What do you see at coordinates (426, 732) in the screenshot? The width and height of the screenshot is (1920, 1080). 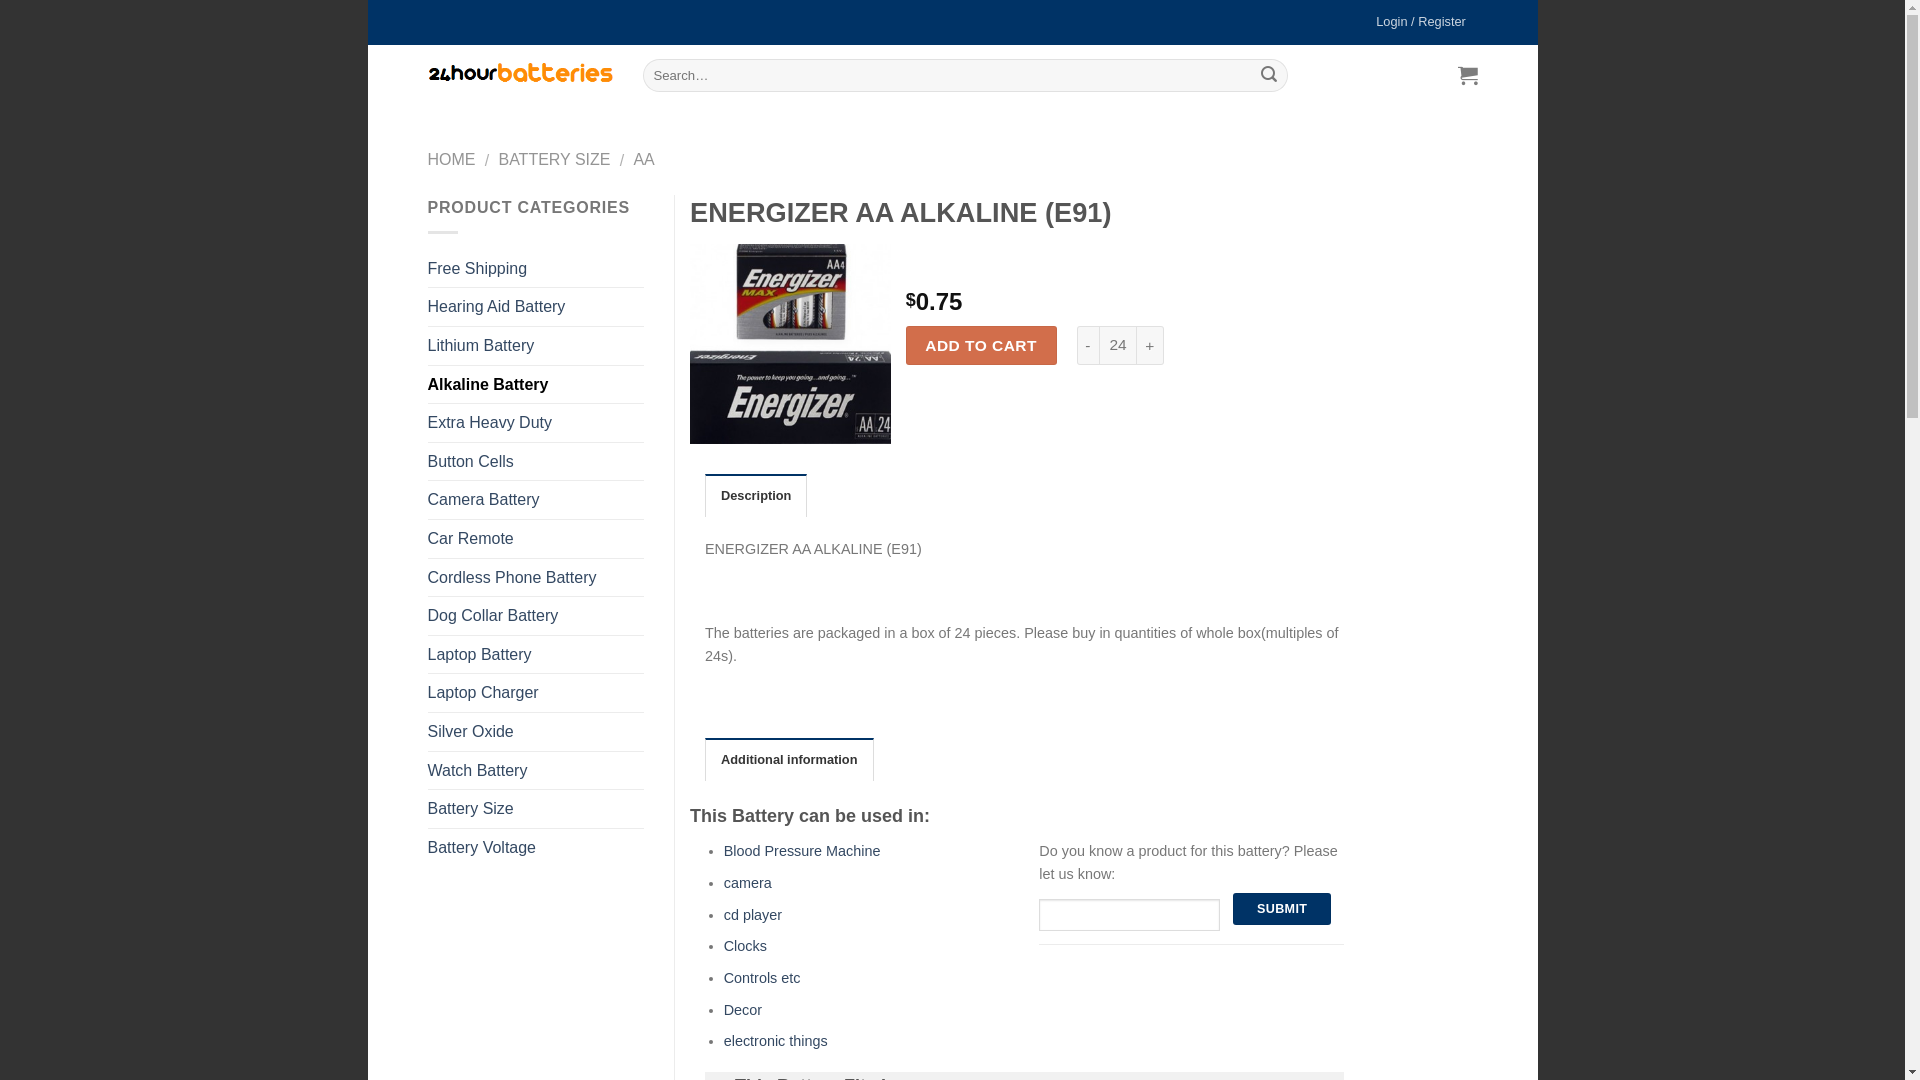 I see `'Silver Oxide'` at bounding box center [426, 732].